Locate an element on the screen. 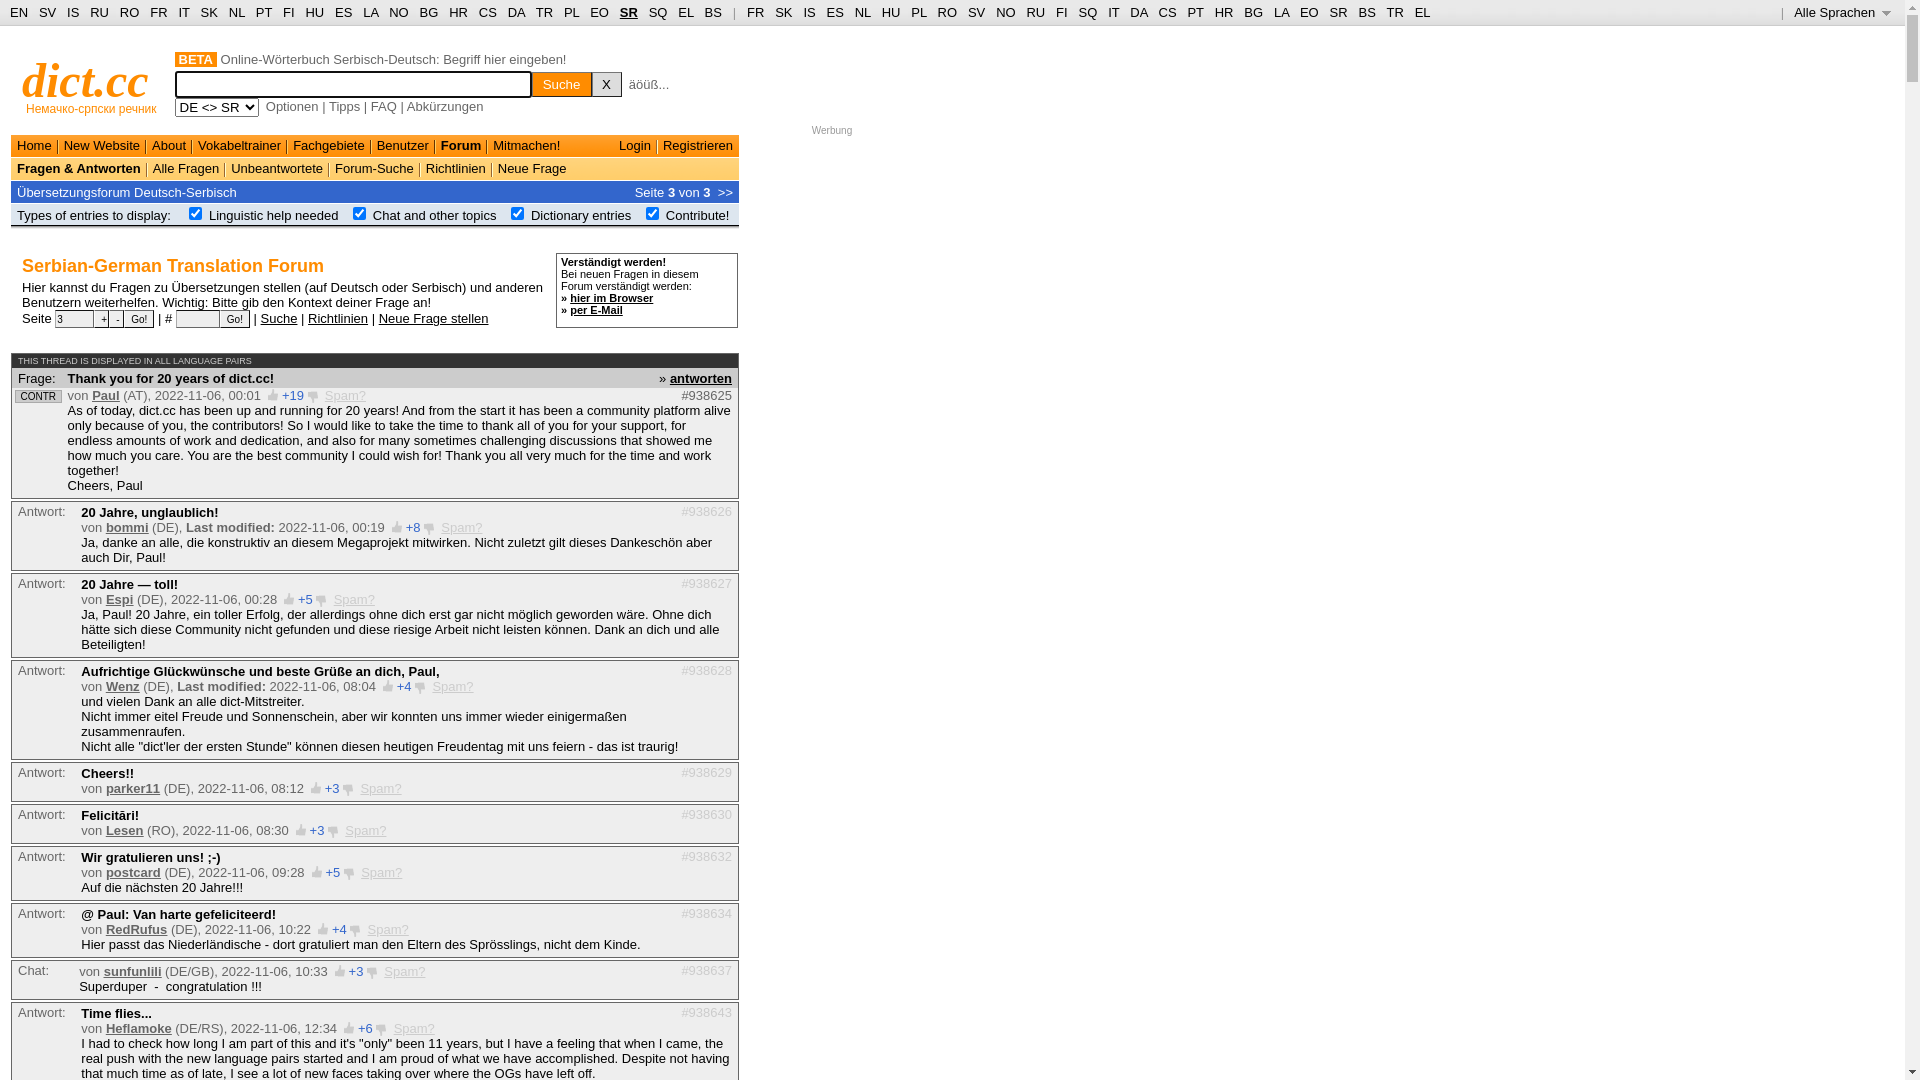 The height and width of the screenshot is (1080, 1920). 'NO' is located at coordinates (1006, 12).